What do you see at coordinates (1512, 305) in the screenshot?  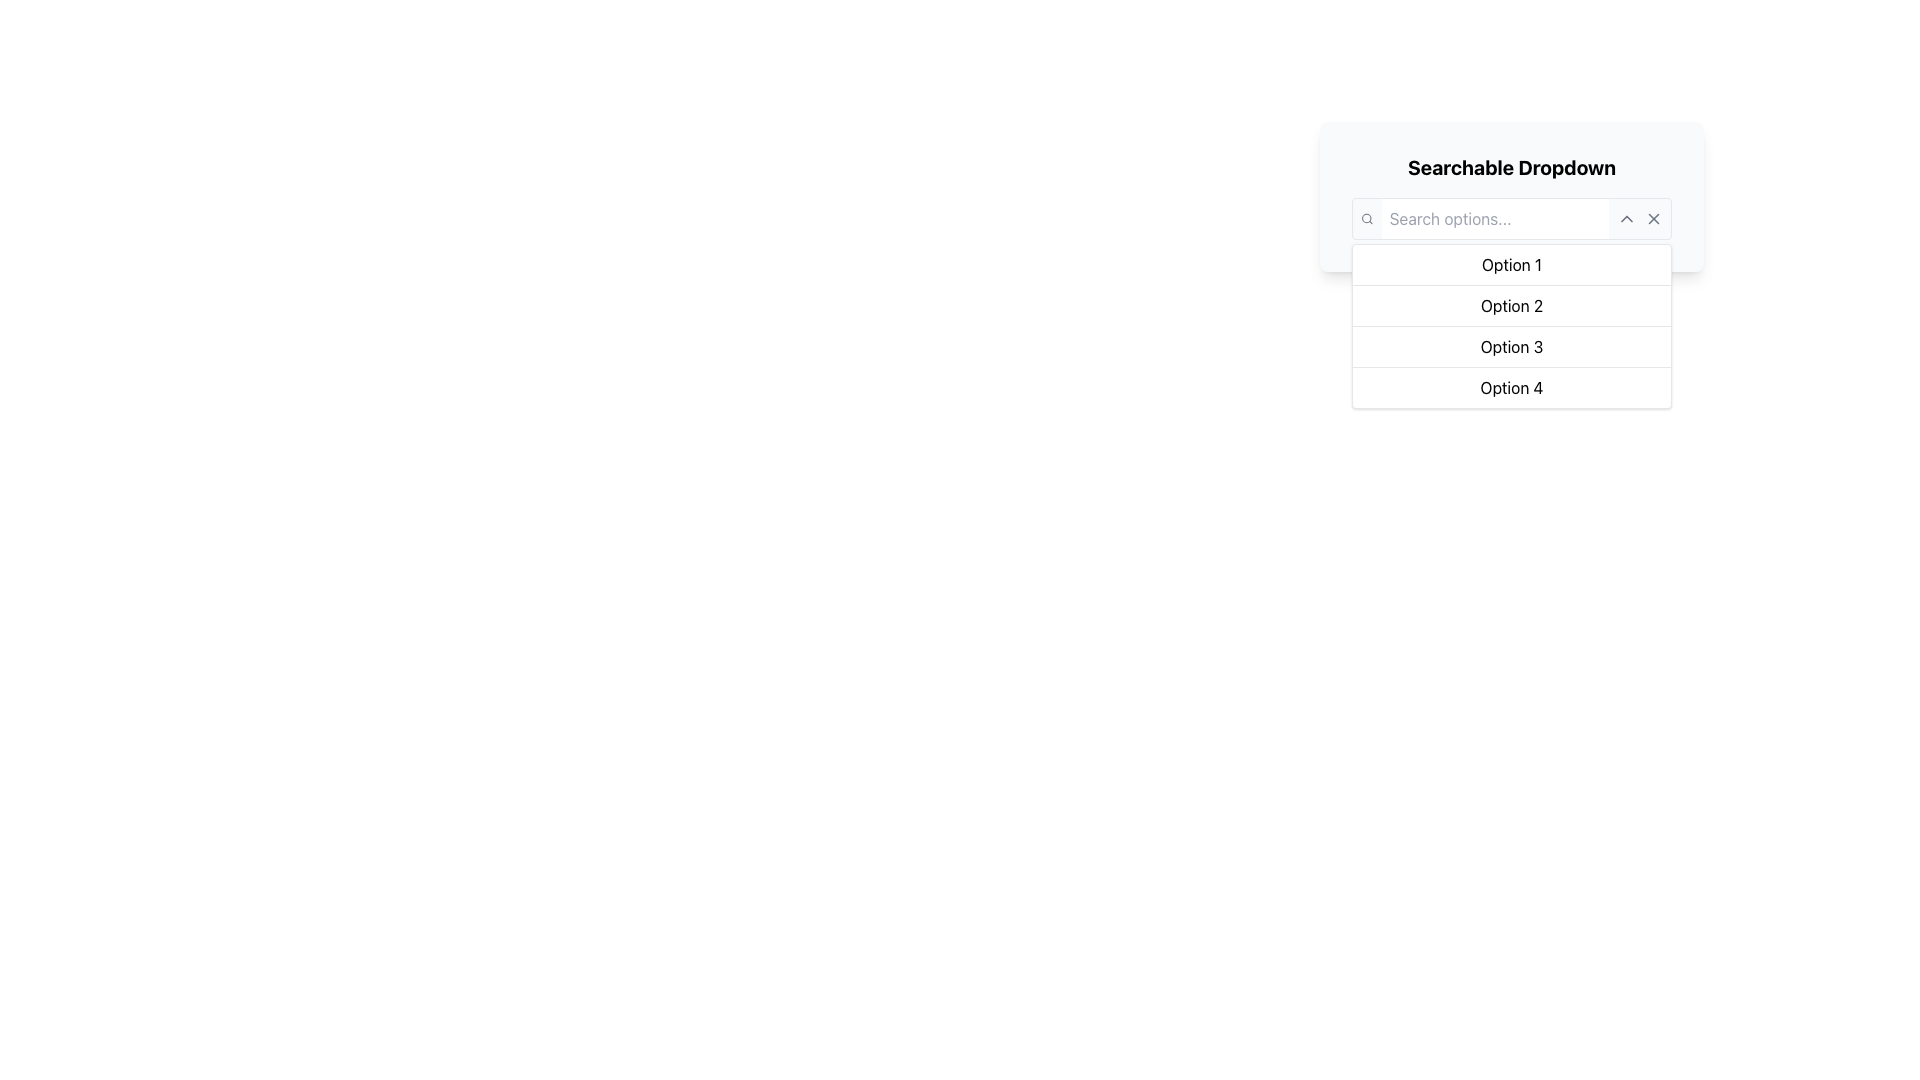 I see `the second option labeled 'Option 2' in the dropdown menu located below the 'Searchable Dropdown' search bar` at bounding box center [1512, 305].